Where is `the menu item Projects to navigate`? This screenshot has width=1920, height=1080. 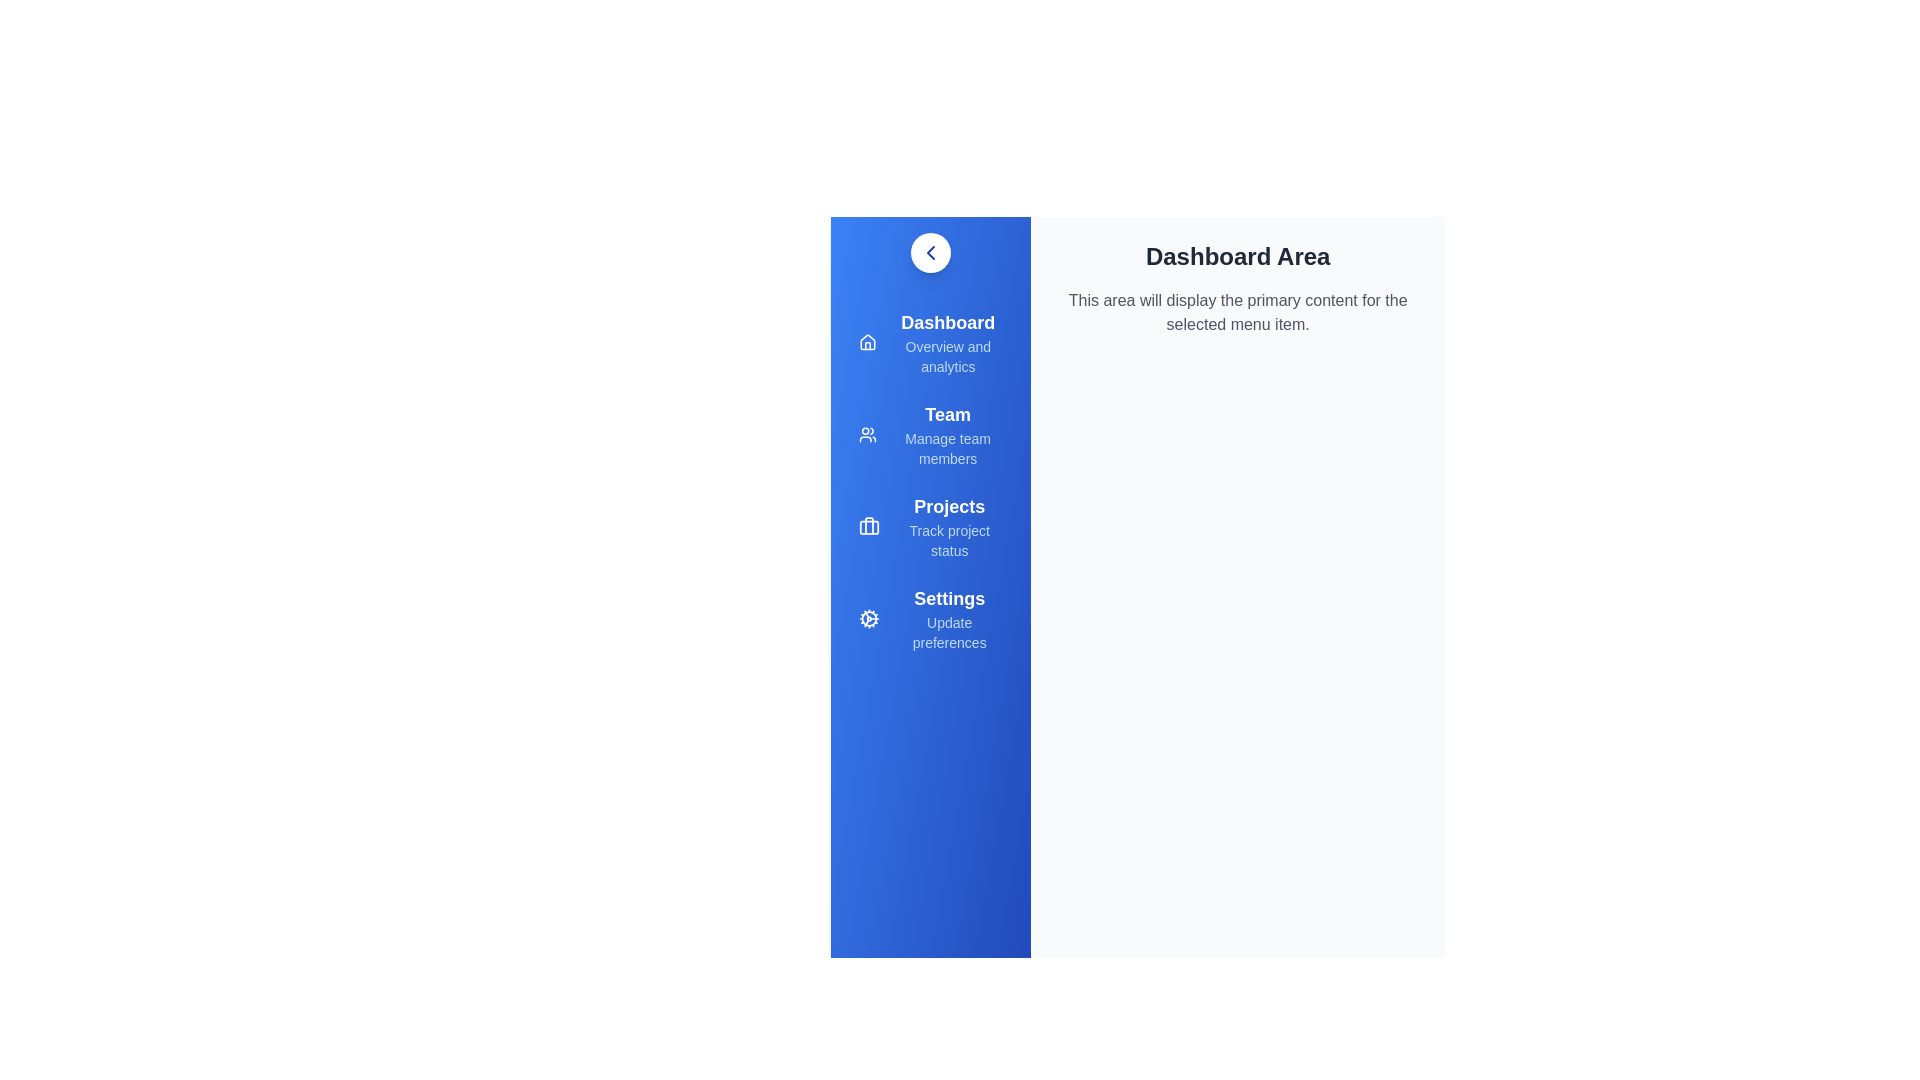
the menu item Projects to navigate is located at coordinates (930, 526).